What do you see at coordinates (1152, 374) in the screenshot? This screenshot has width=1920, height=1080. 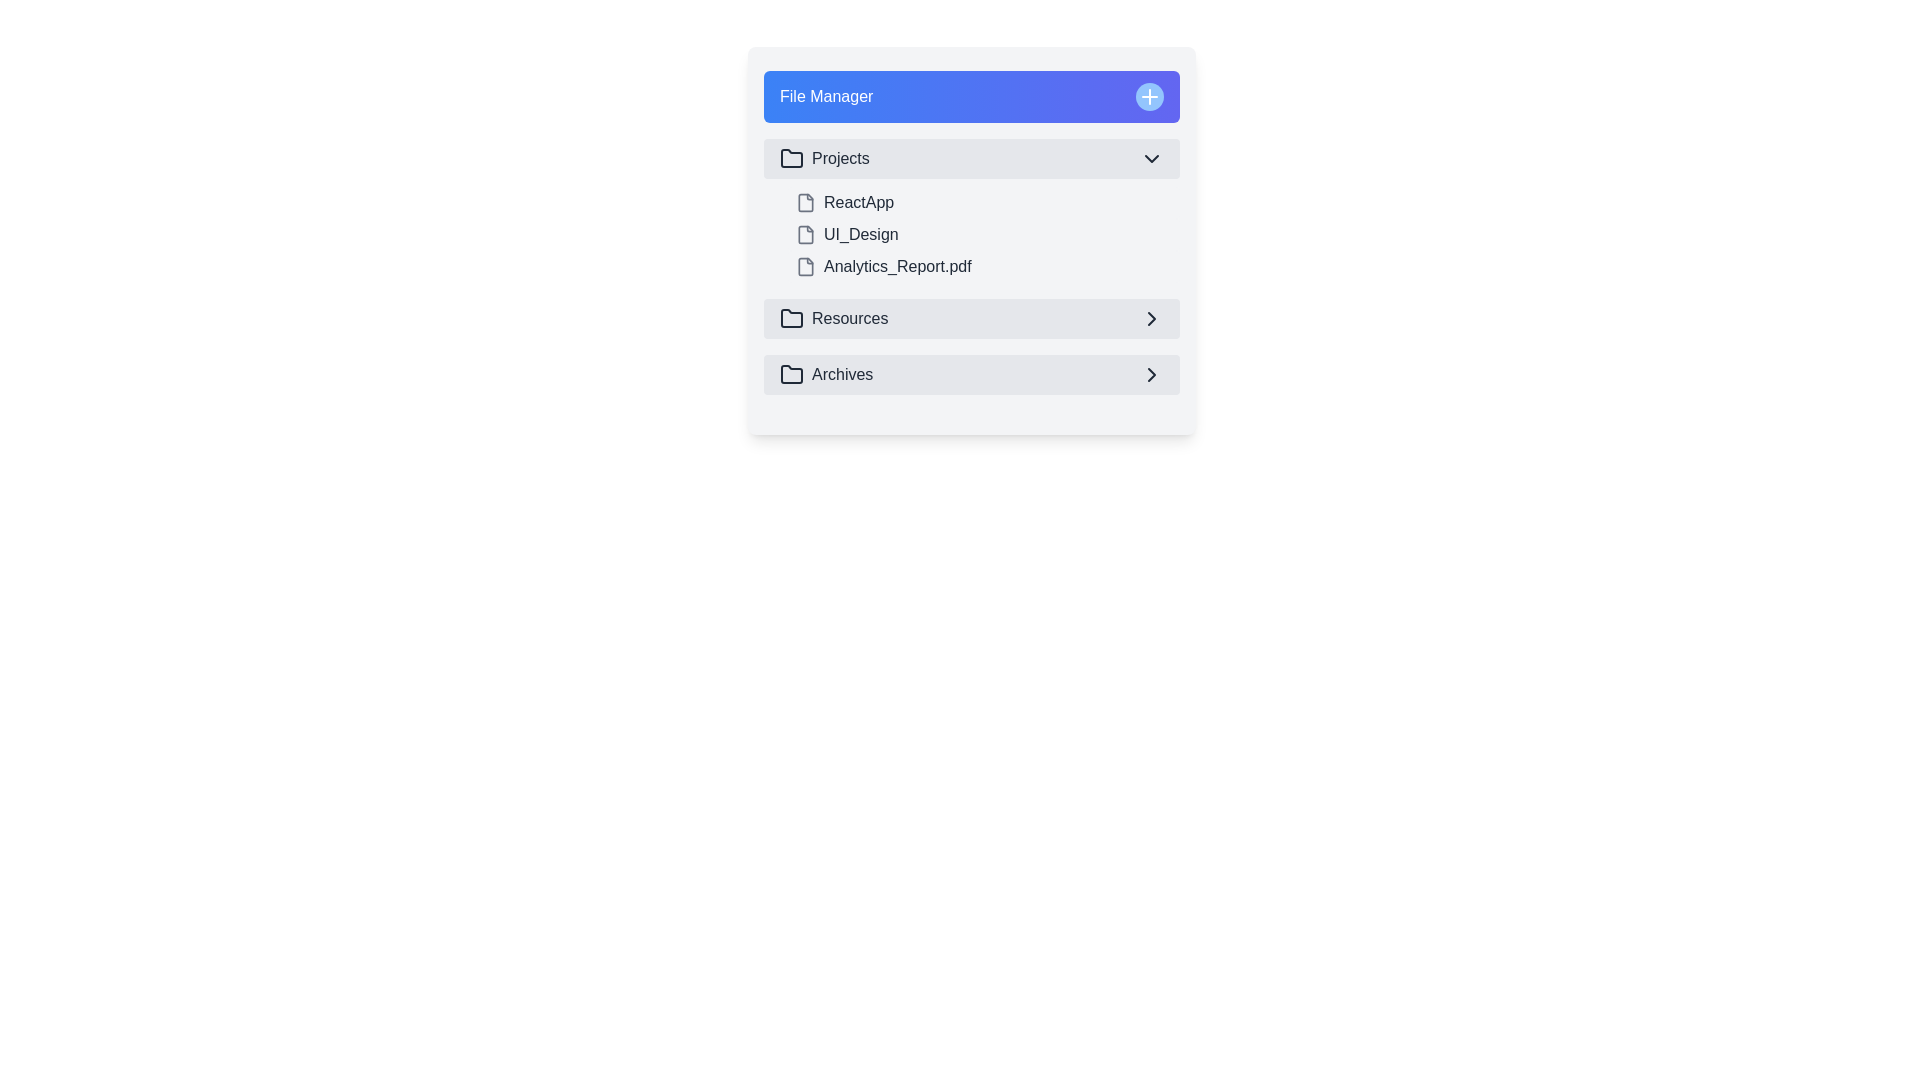 I see `the arrow icon located to the far right of the 'Archives' entry` at bounding box center [1152, 374].